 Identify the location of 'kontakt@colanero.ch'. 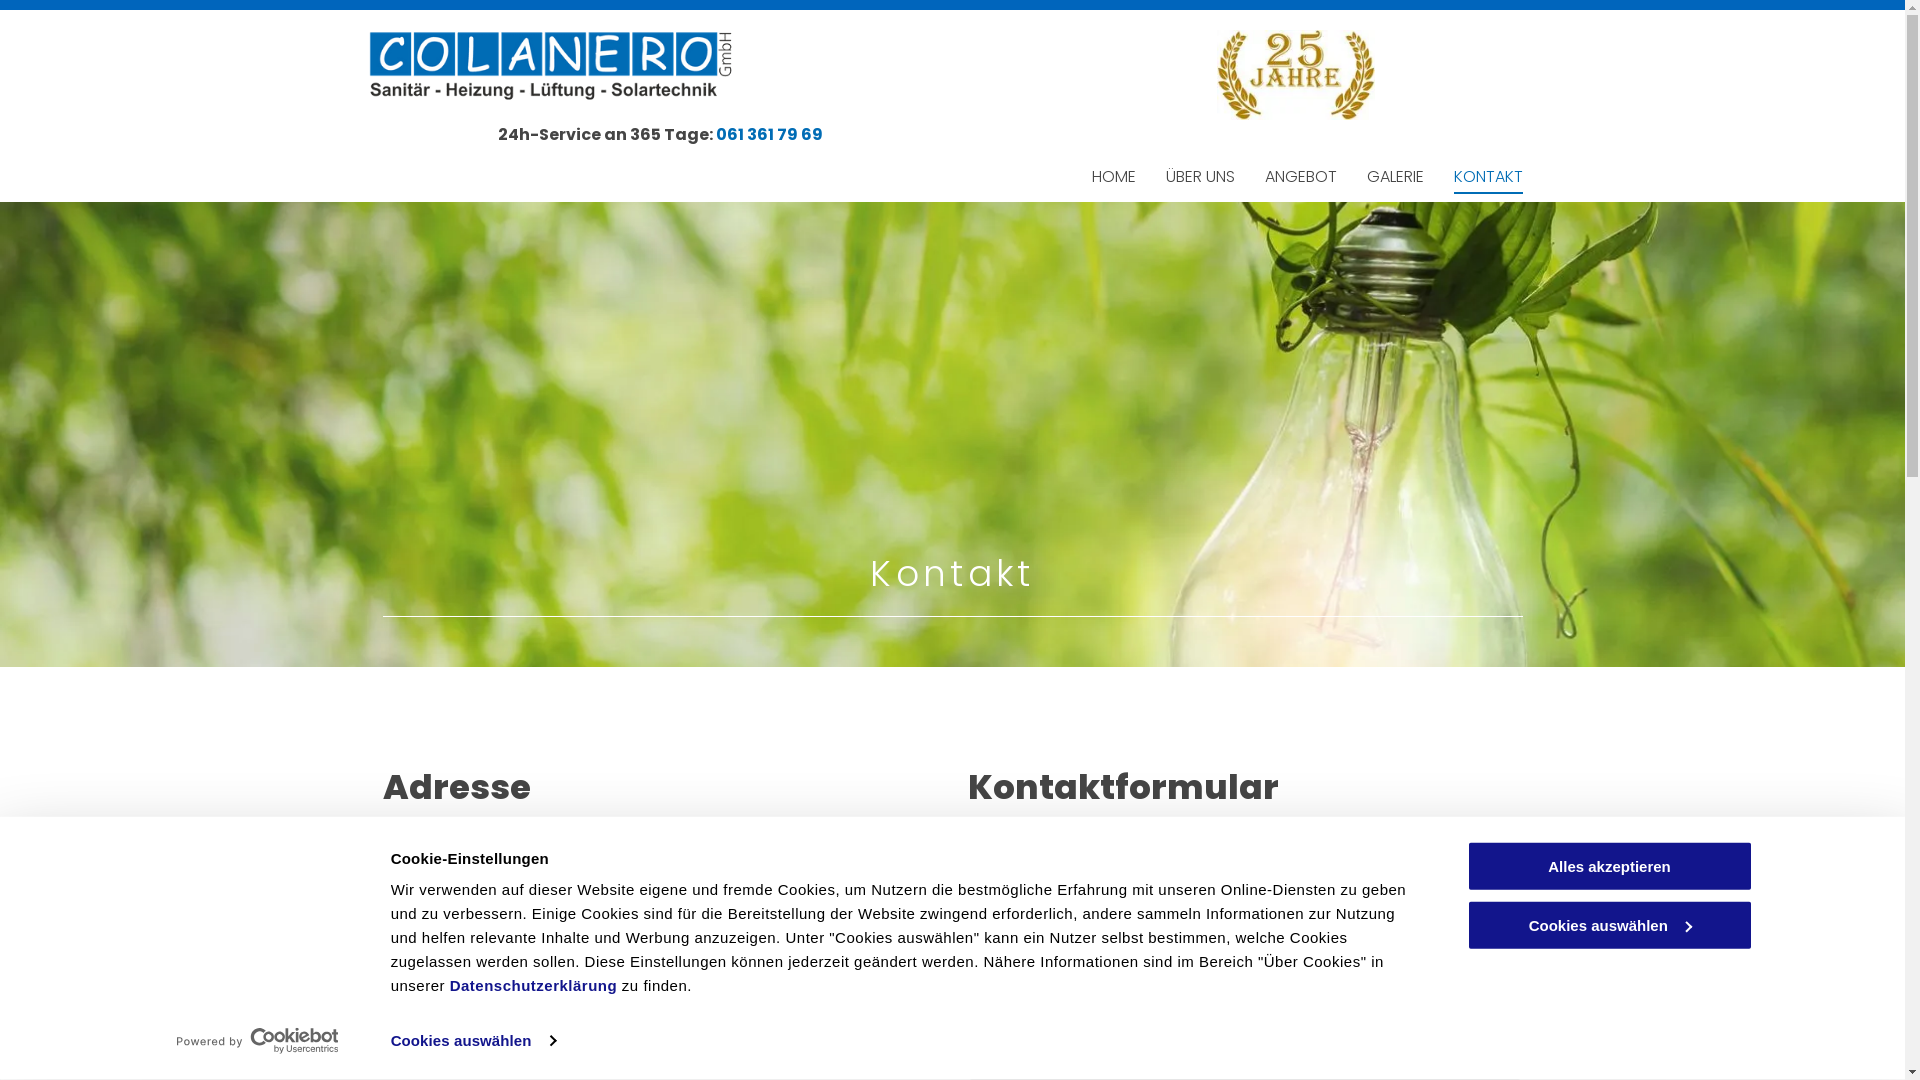
(401, 1047).